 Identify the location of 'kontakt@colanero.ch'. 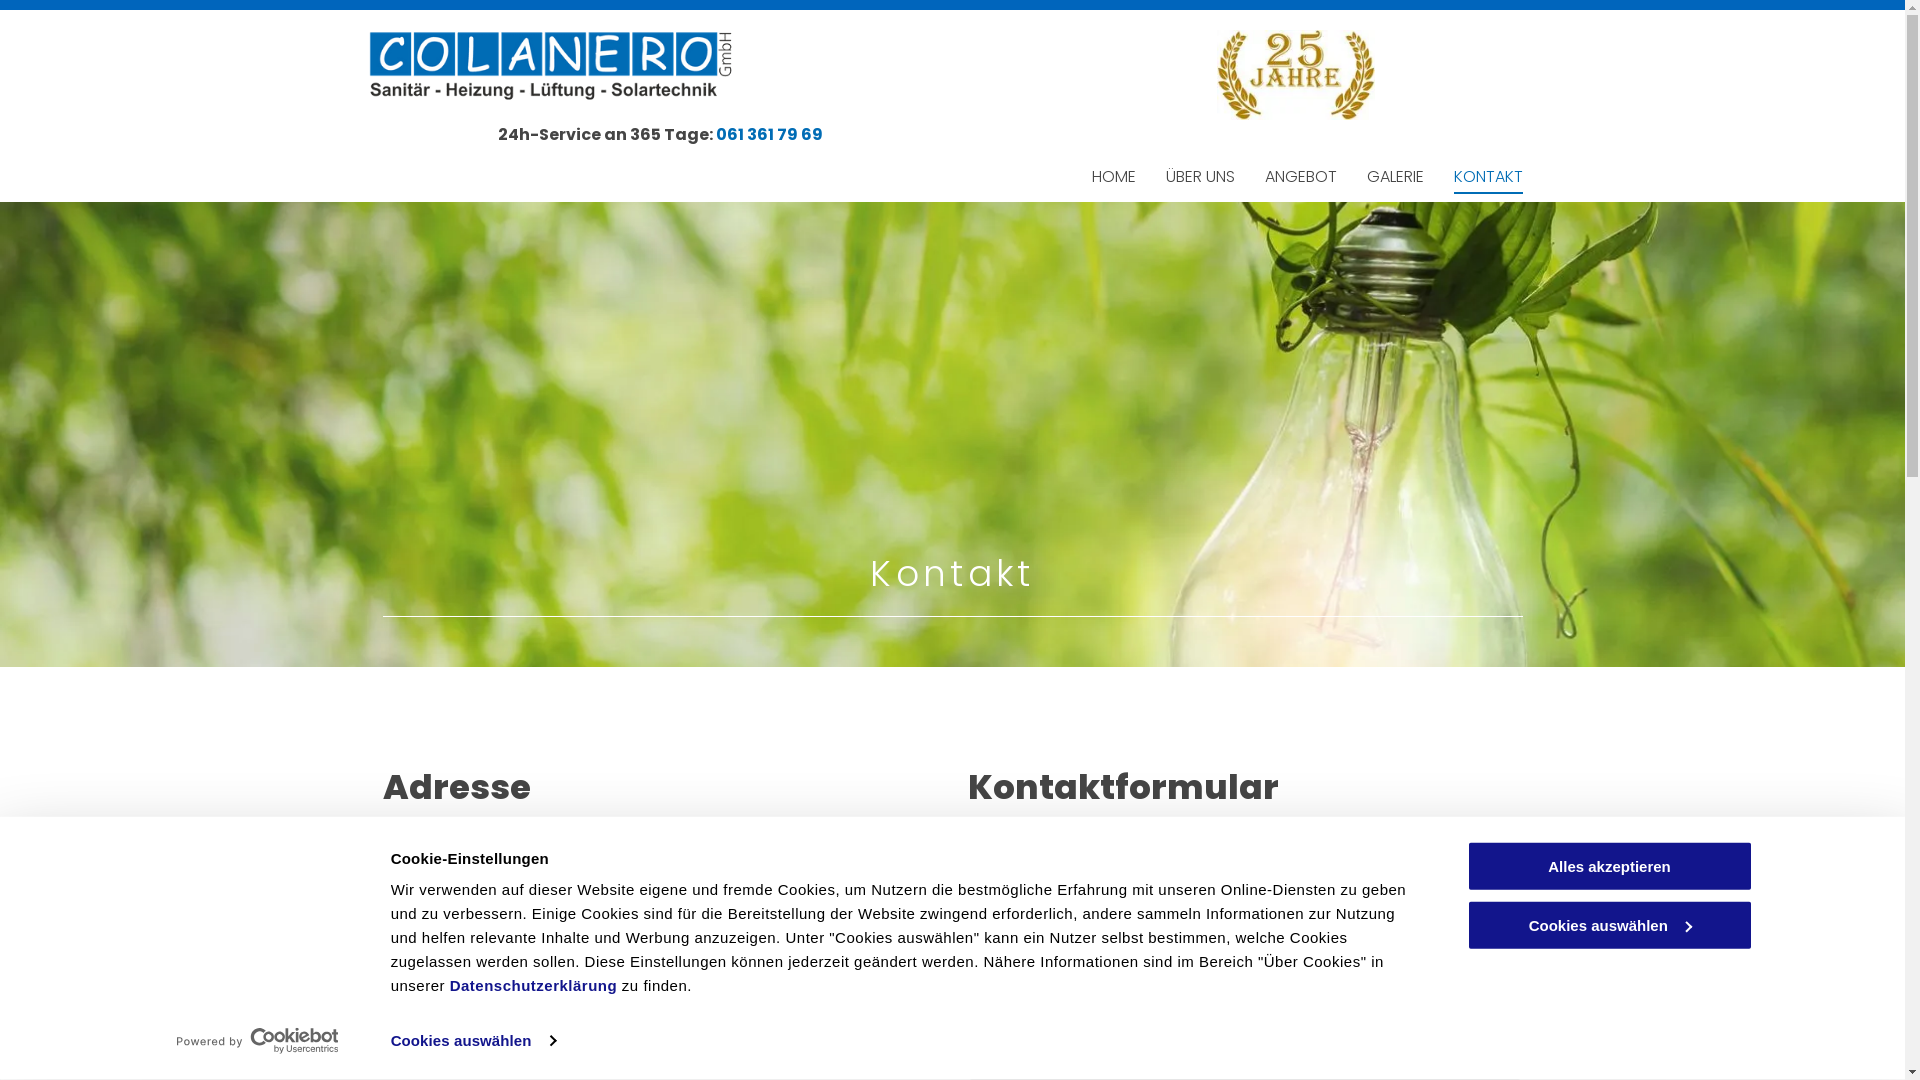
(401, 1047).